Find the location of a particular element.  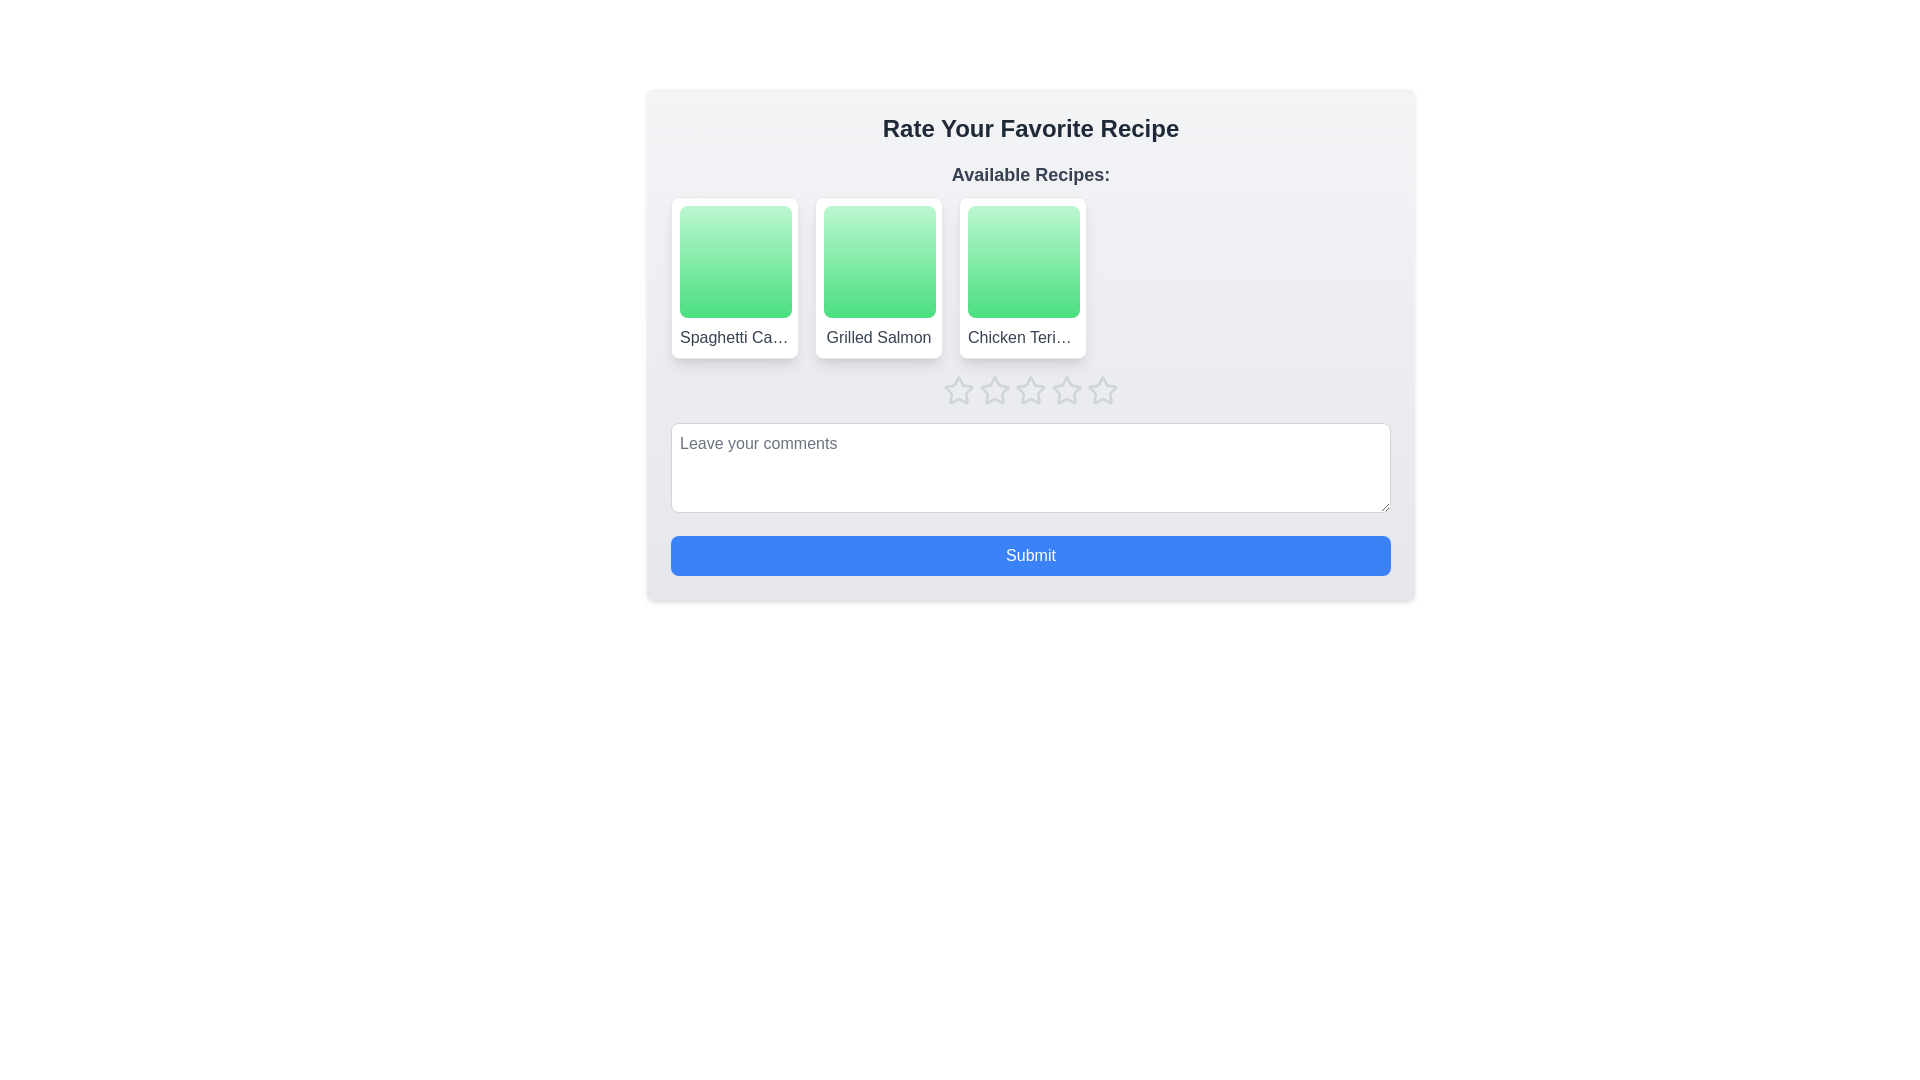

the second star from the left in the horizontal row of five star rating icons beneath the 'Chicken Teriyaki' card is located at coordinates (1030, 389).